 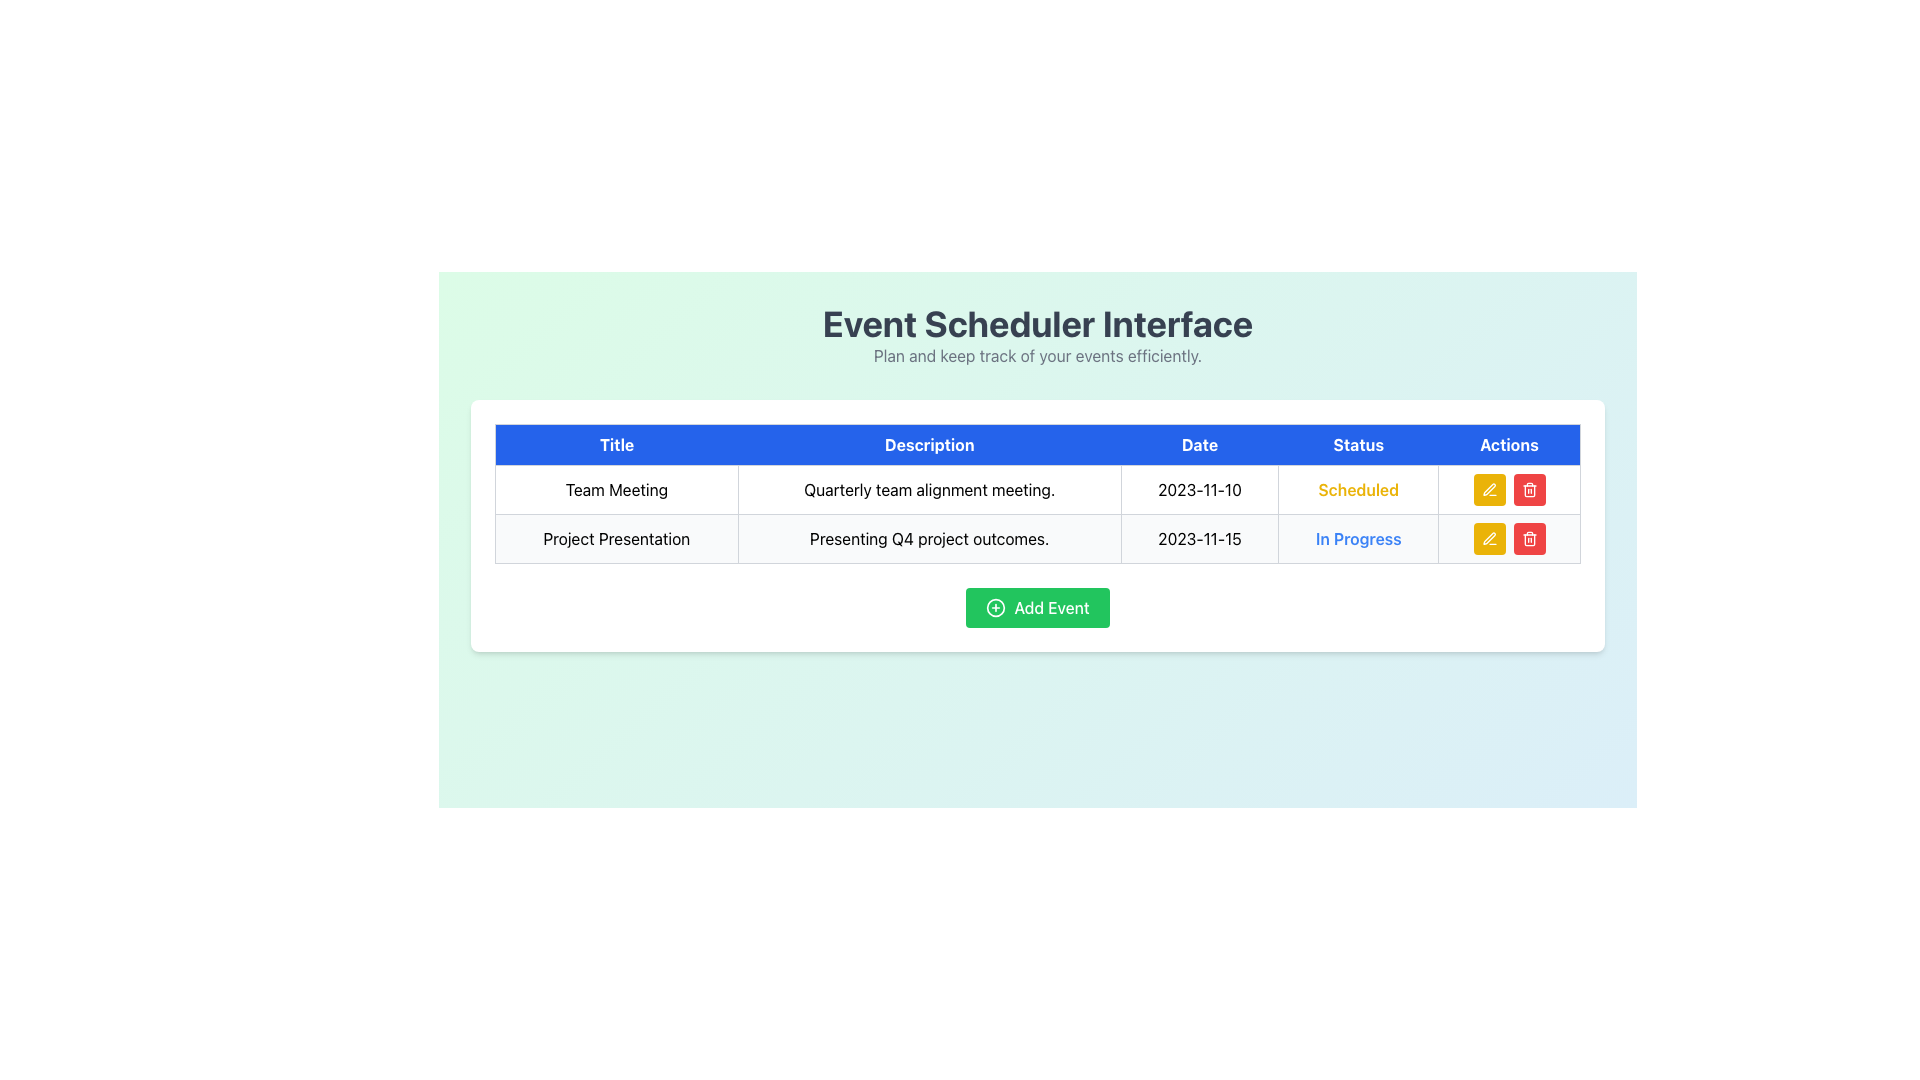 What do you see at coordinates (1488, 536) in the screenshot?
I see `the Edit button, which is the first icon in the 'Actions' column of the second row in the table, to initiate editing` at bounding box center [1488, 536].